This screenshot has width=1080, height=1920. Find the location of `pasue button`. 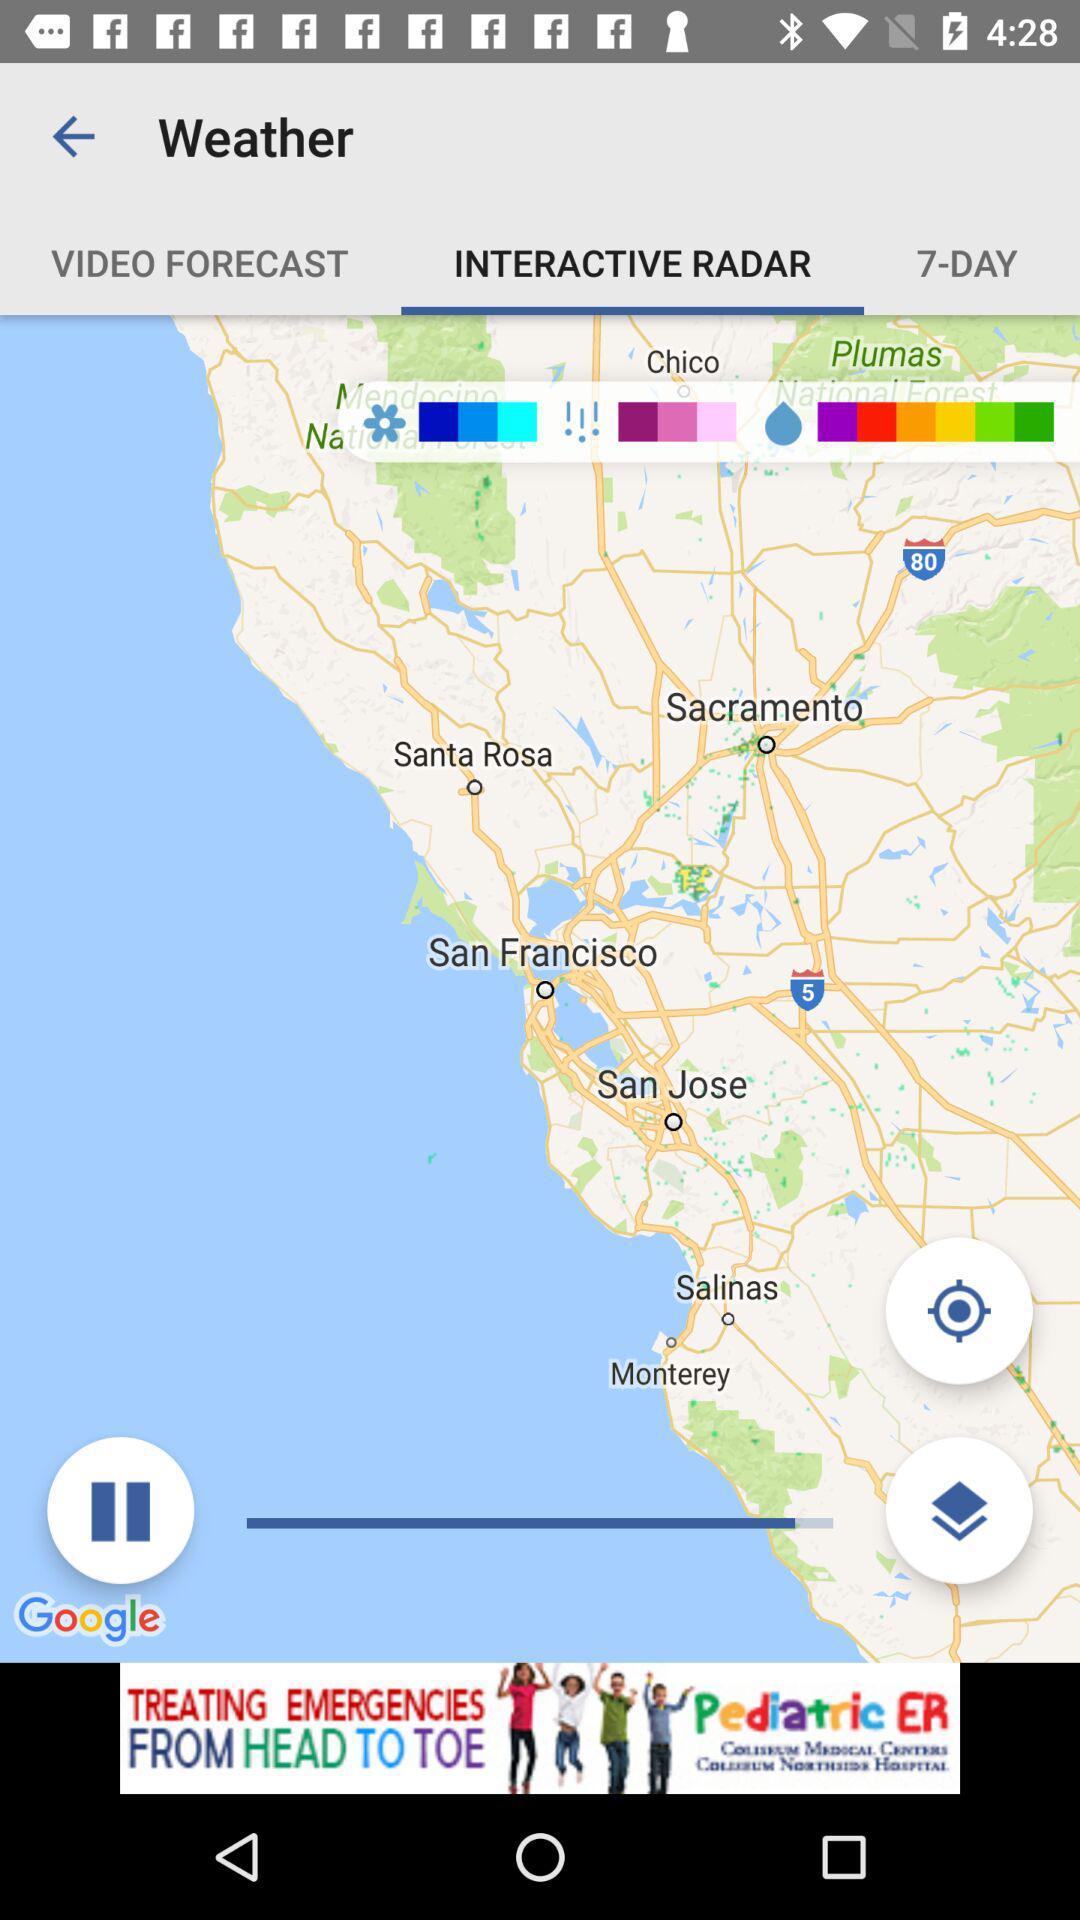

pasue button is located at coordinates (120, 1510).